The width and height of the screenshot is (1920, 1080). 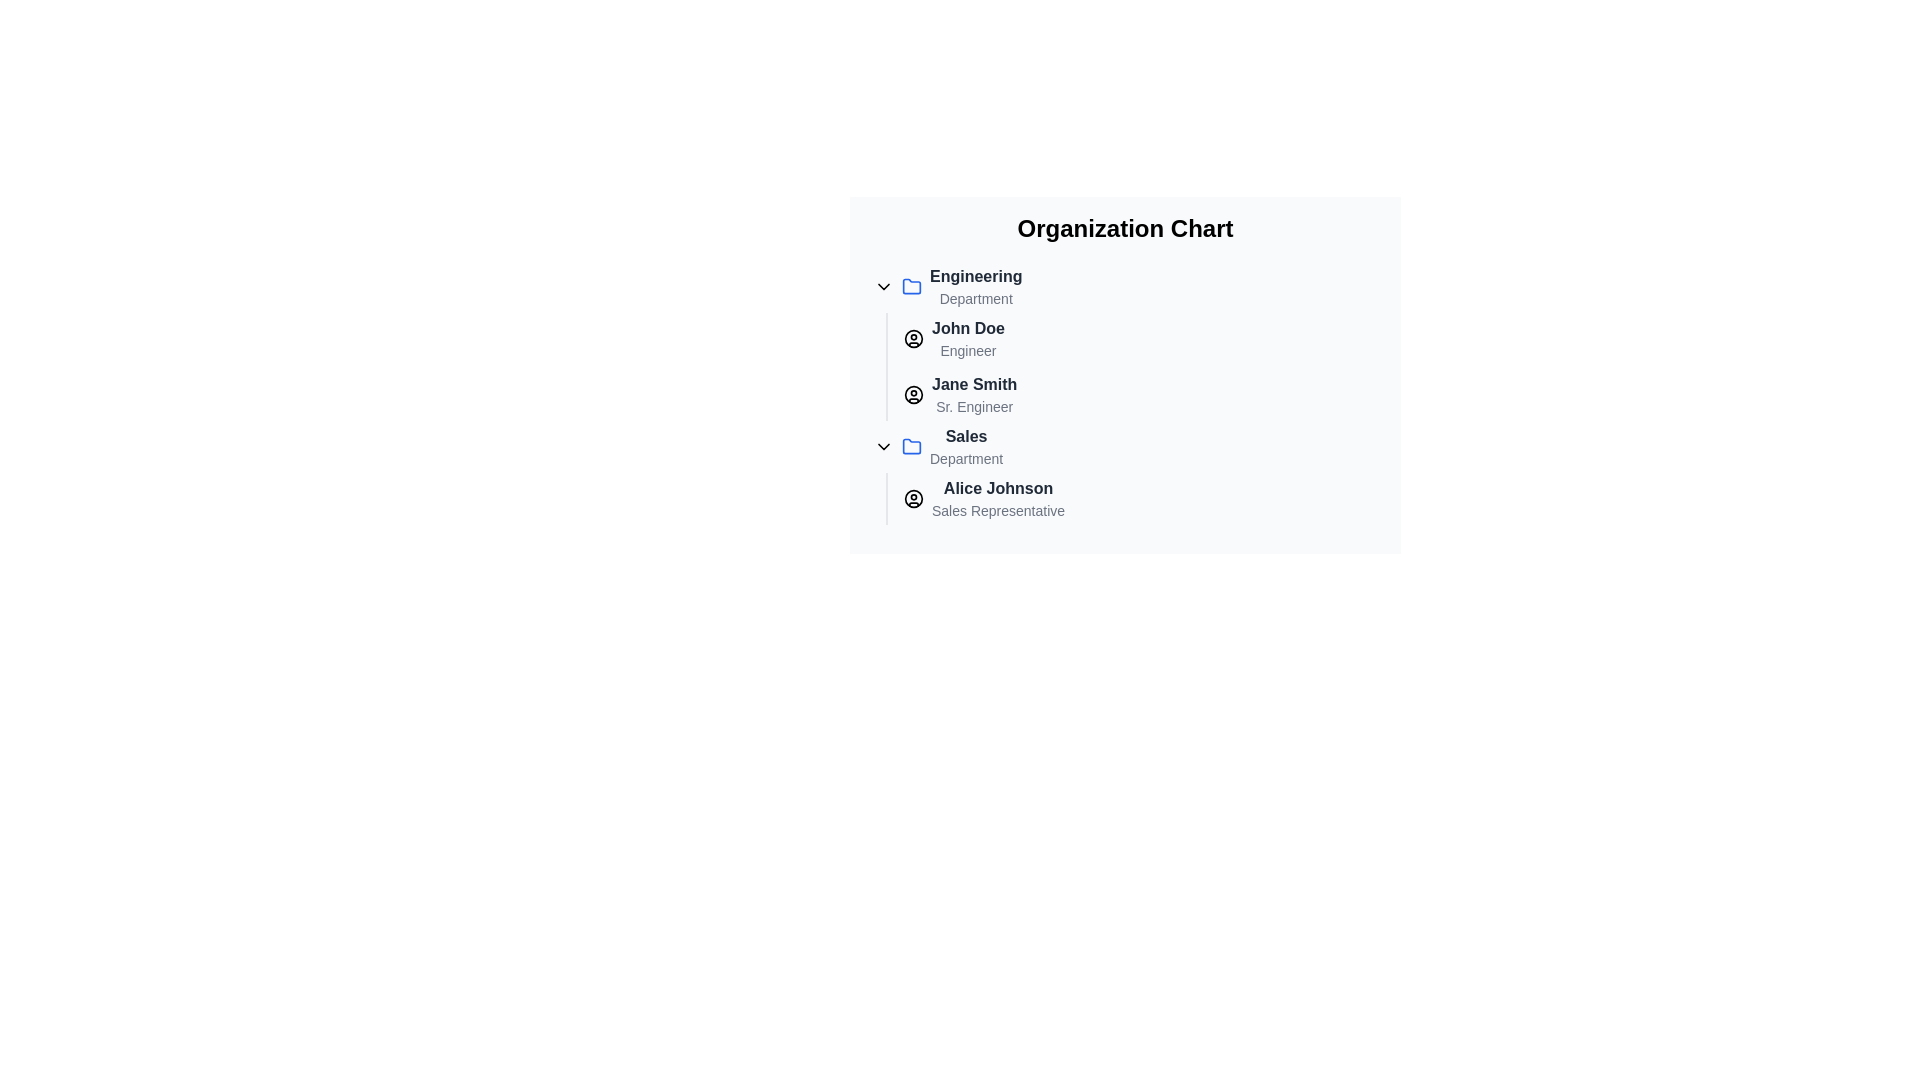 I want to click on text label containing 'Department' which is styled in a smaller font size and lighter gray color, positioned below the bold text 'Sales' in the organization chart section, so click(x=966, y=459).